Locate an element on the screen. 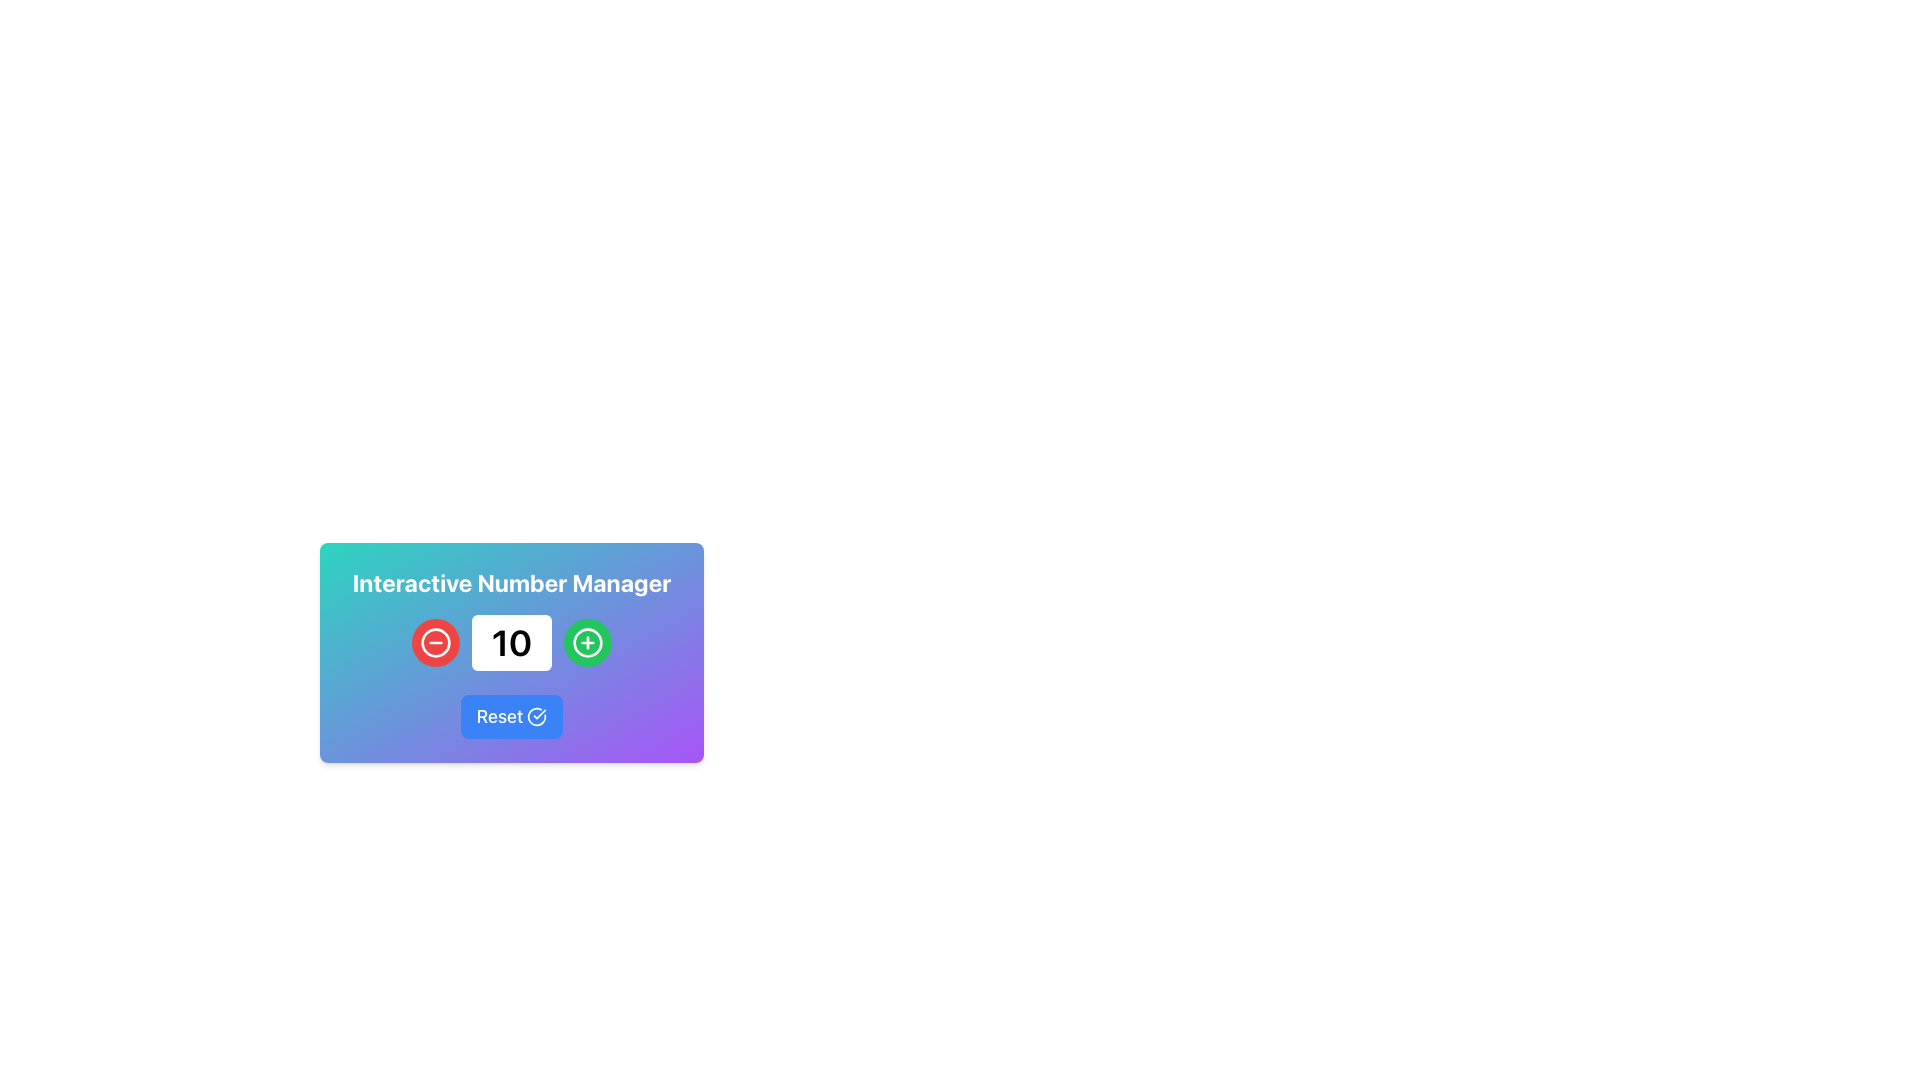 The width and height of the screenshot is (1920, 1080). the 'Reset' button with a blue background and a circular check icon, located at the bottom of the 'Interactive Number Manager' card is located at coordinates (512, 716).